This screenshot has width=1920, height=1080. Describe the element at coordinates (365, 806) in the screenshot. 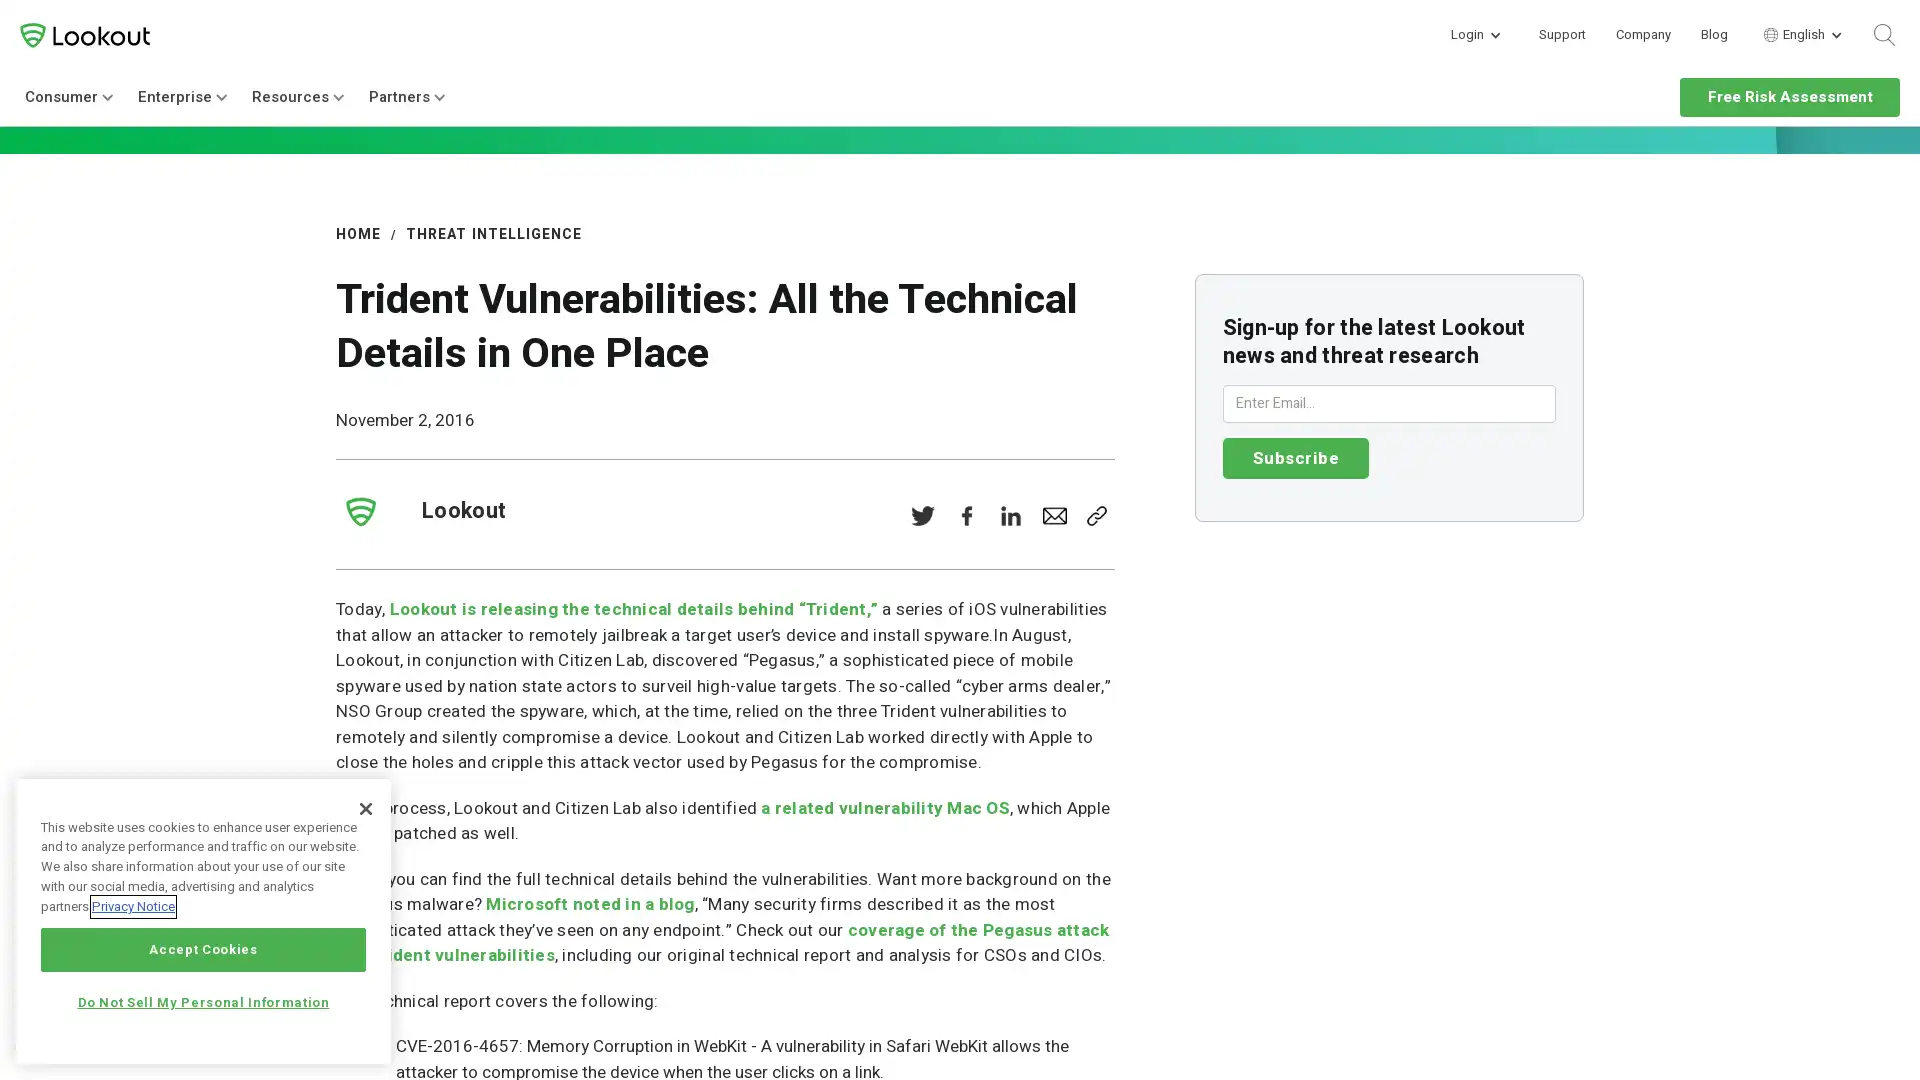

I see `Close` at that location.